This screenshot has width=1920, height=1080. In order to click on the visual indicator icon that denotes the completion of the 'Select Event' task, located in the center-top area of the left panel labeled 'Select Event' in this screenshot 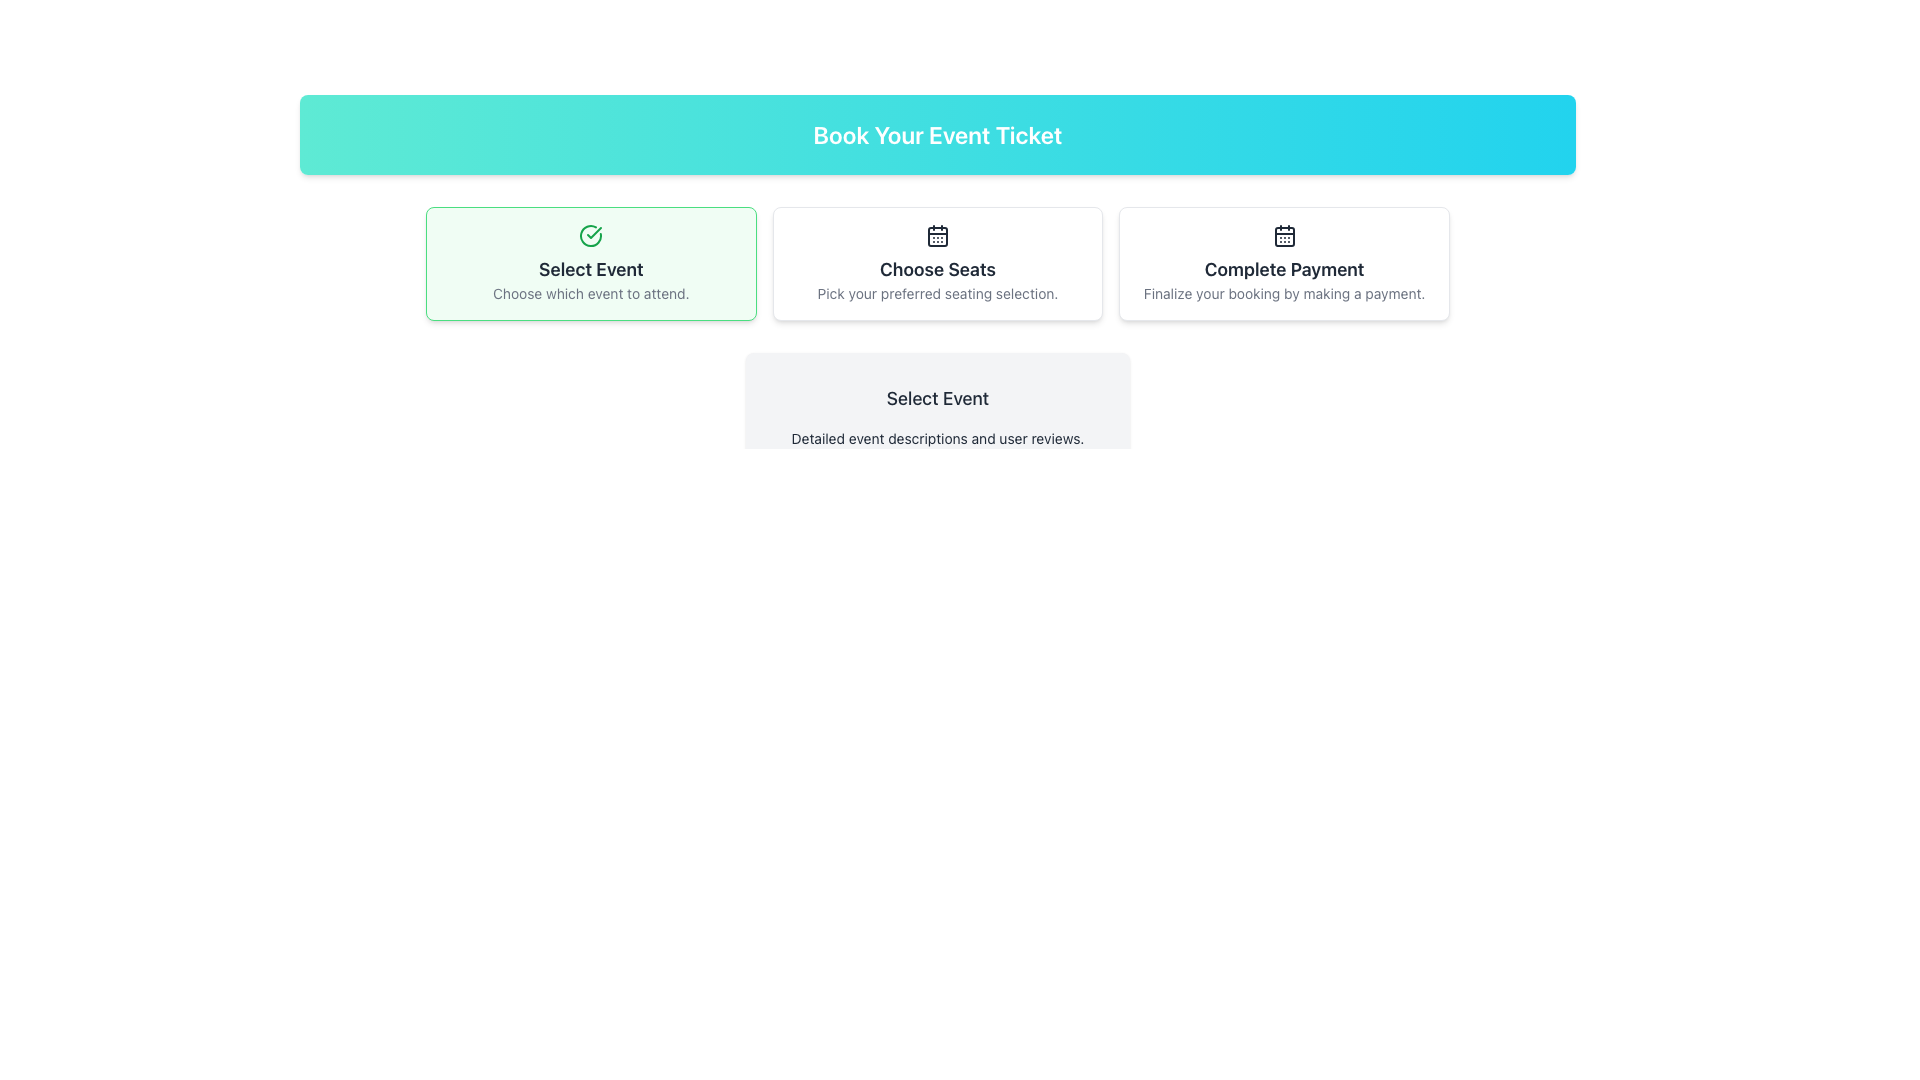, I will do `click(590, 234)`.